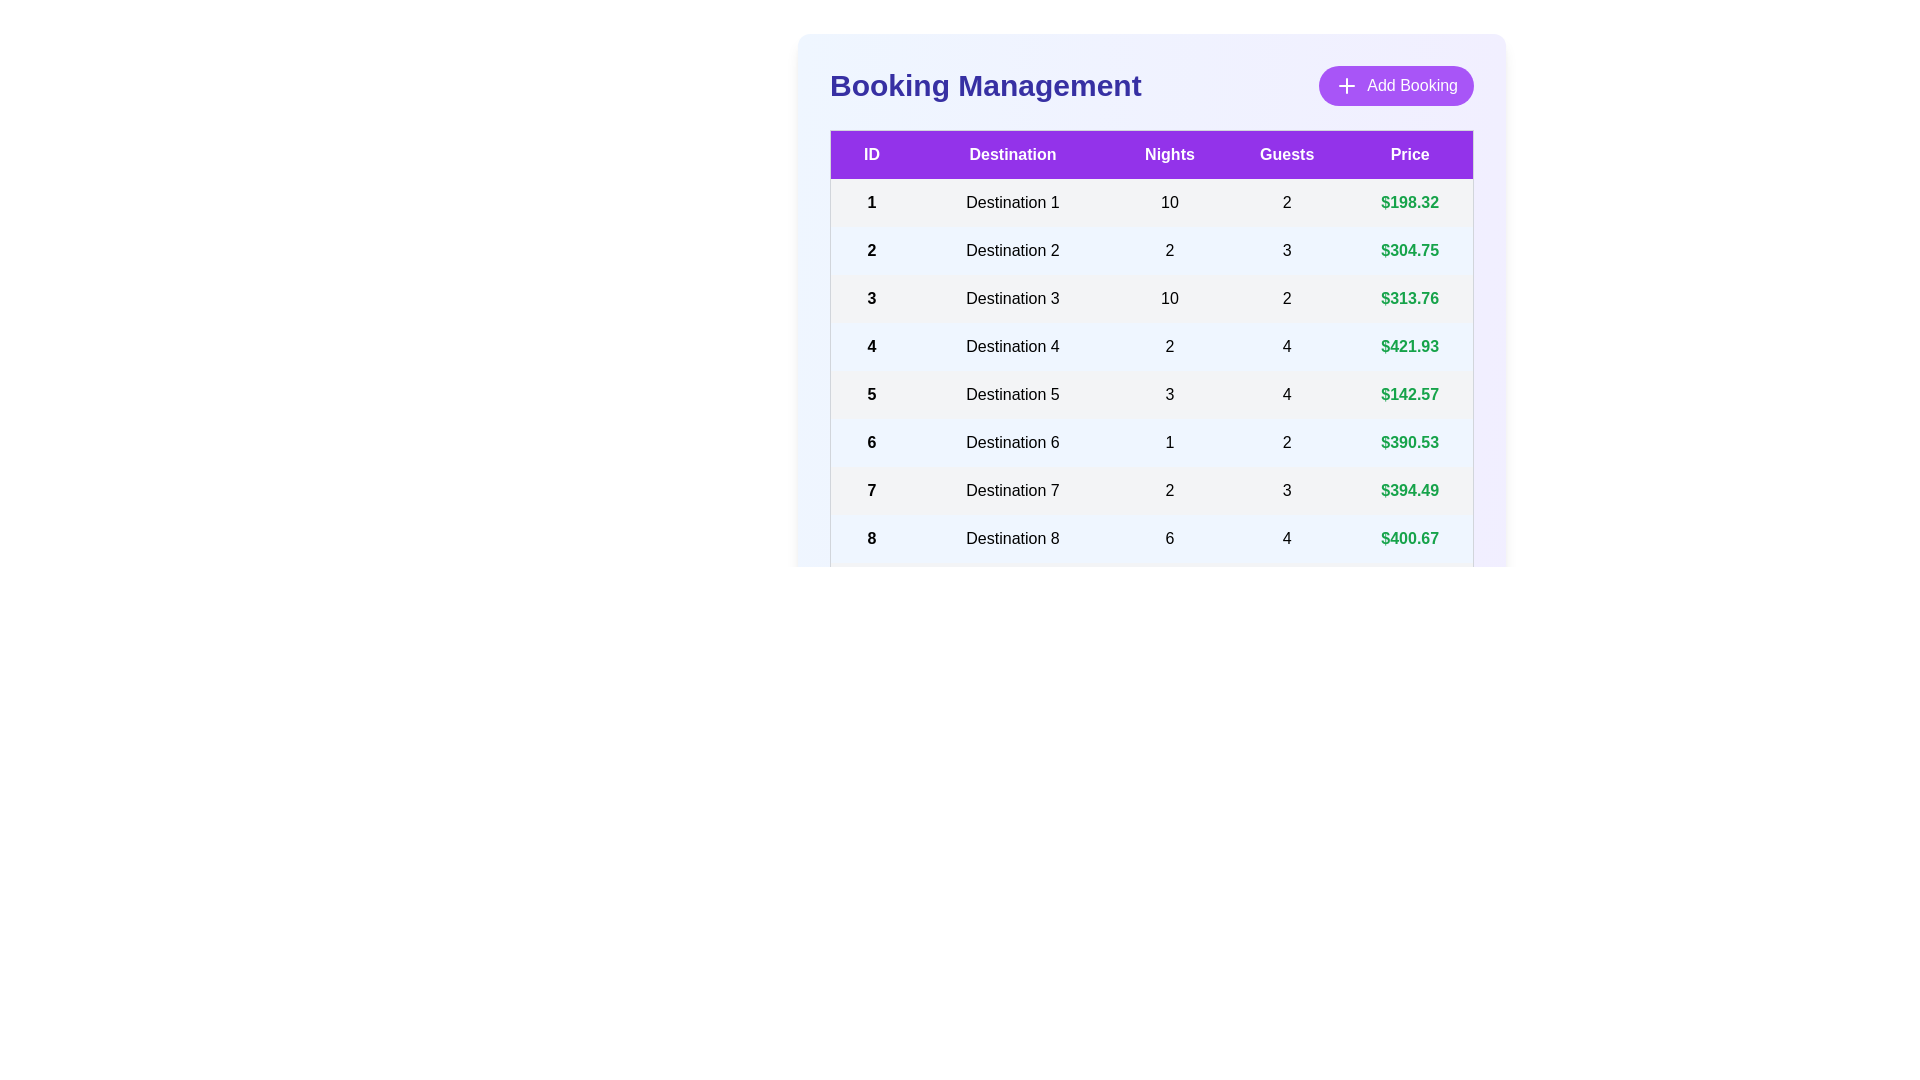  What do you see at coordinates (1287, 153) in the screenshot?
I see `the column header Guests to sort the table by that column` at bounding box center [1287, 153].